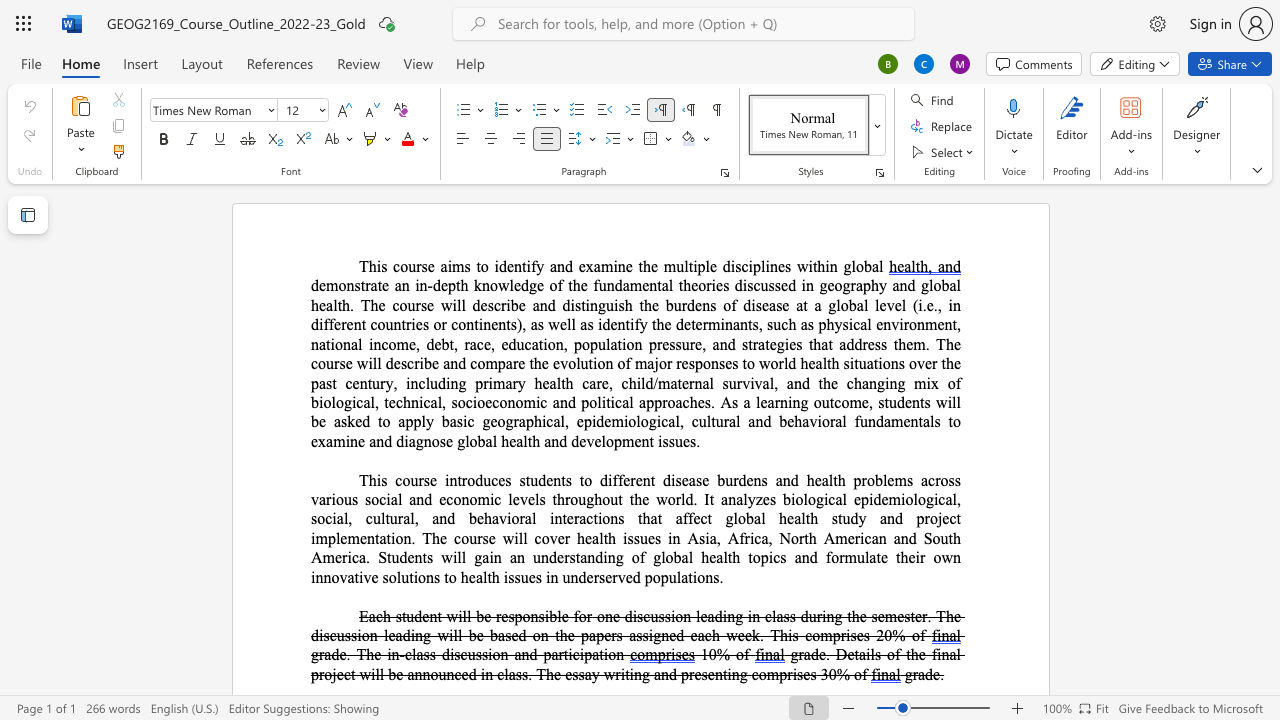  What do you see at coordinates (465, 323) in the screenshot?
I see `the space between the continuous character "o" and "n" in the text` at bounding box center [465, 323].